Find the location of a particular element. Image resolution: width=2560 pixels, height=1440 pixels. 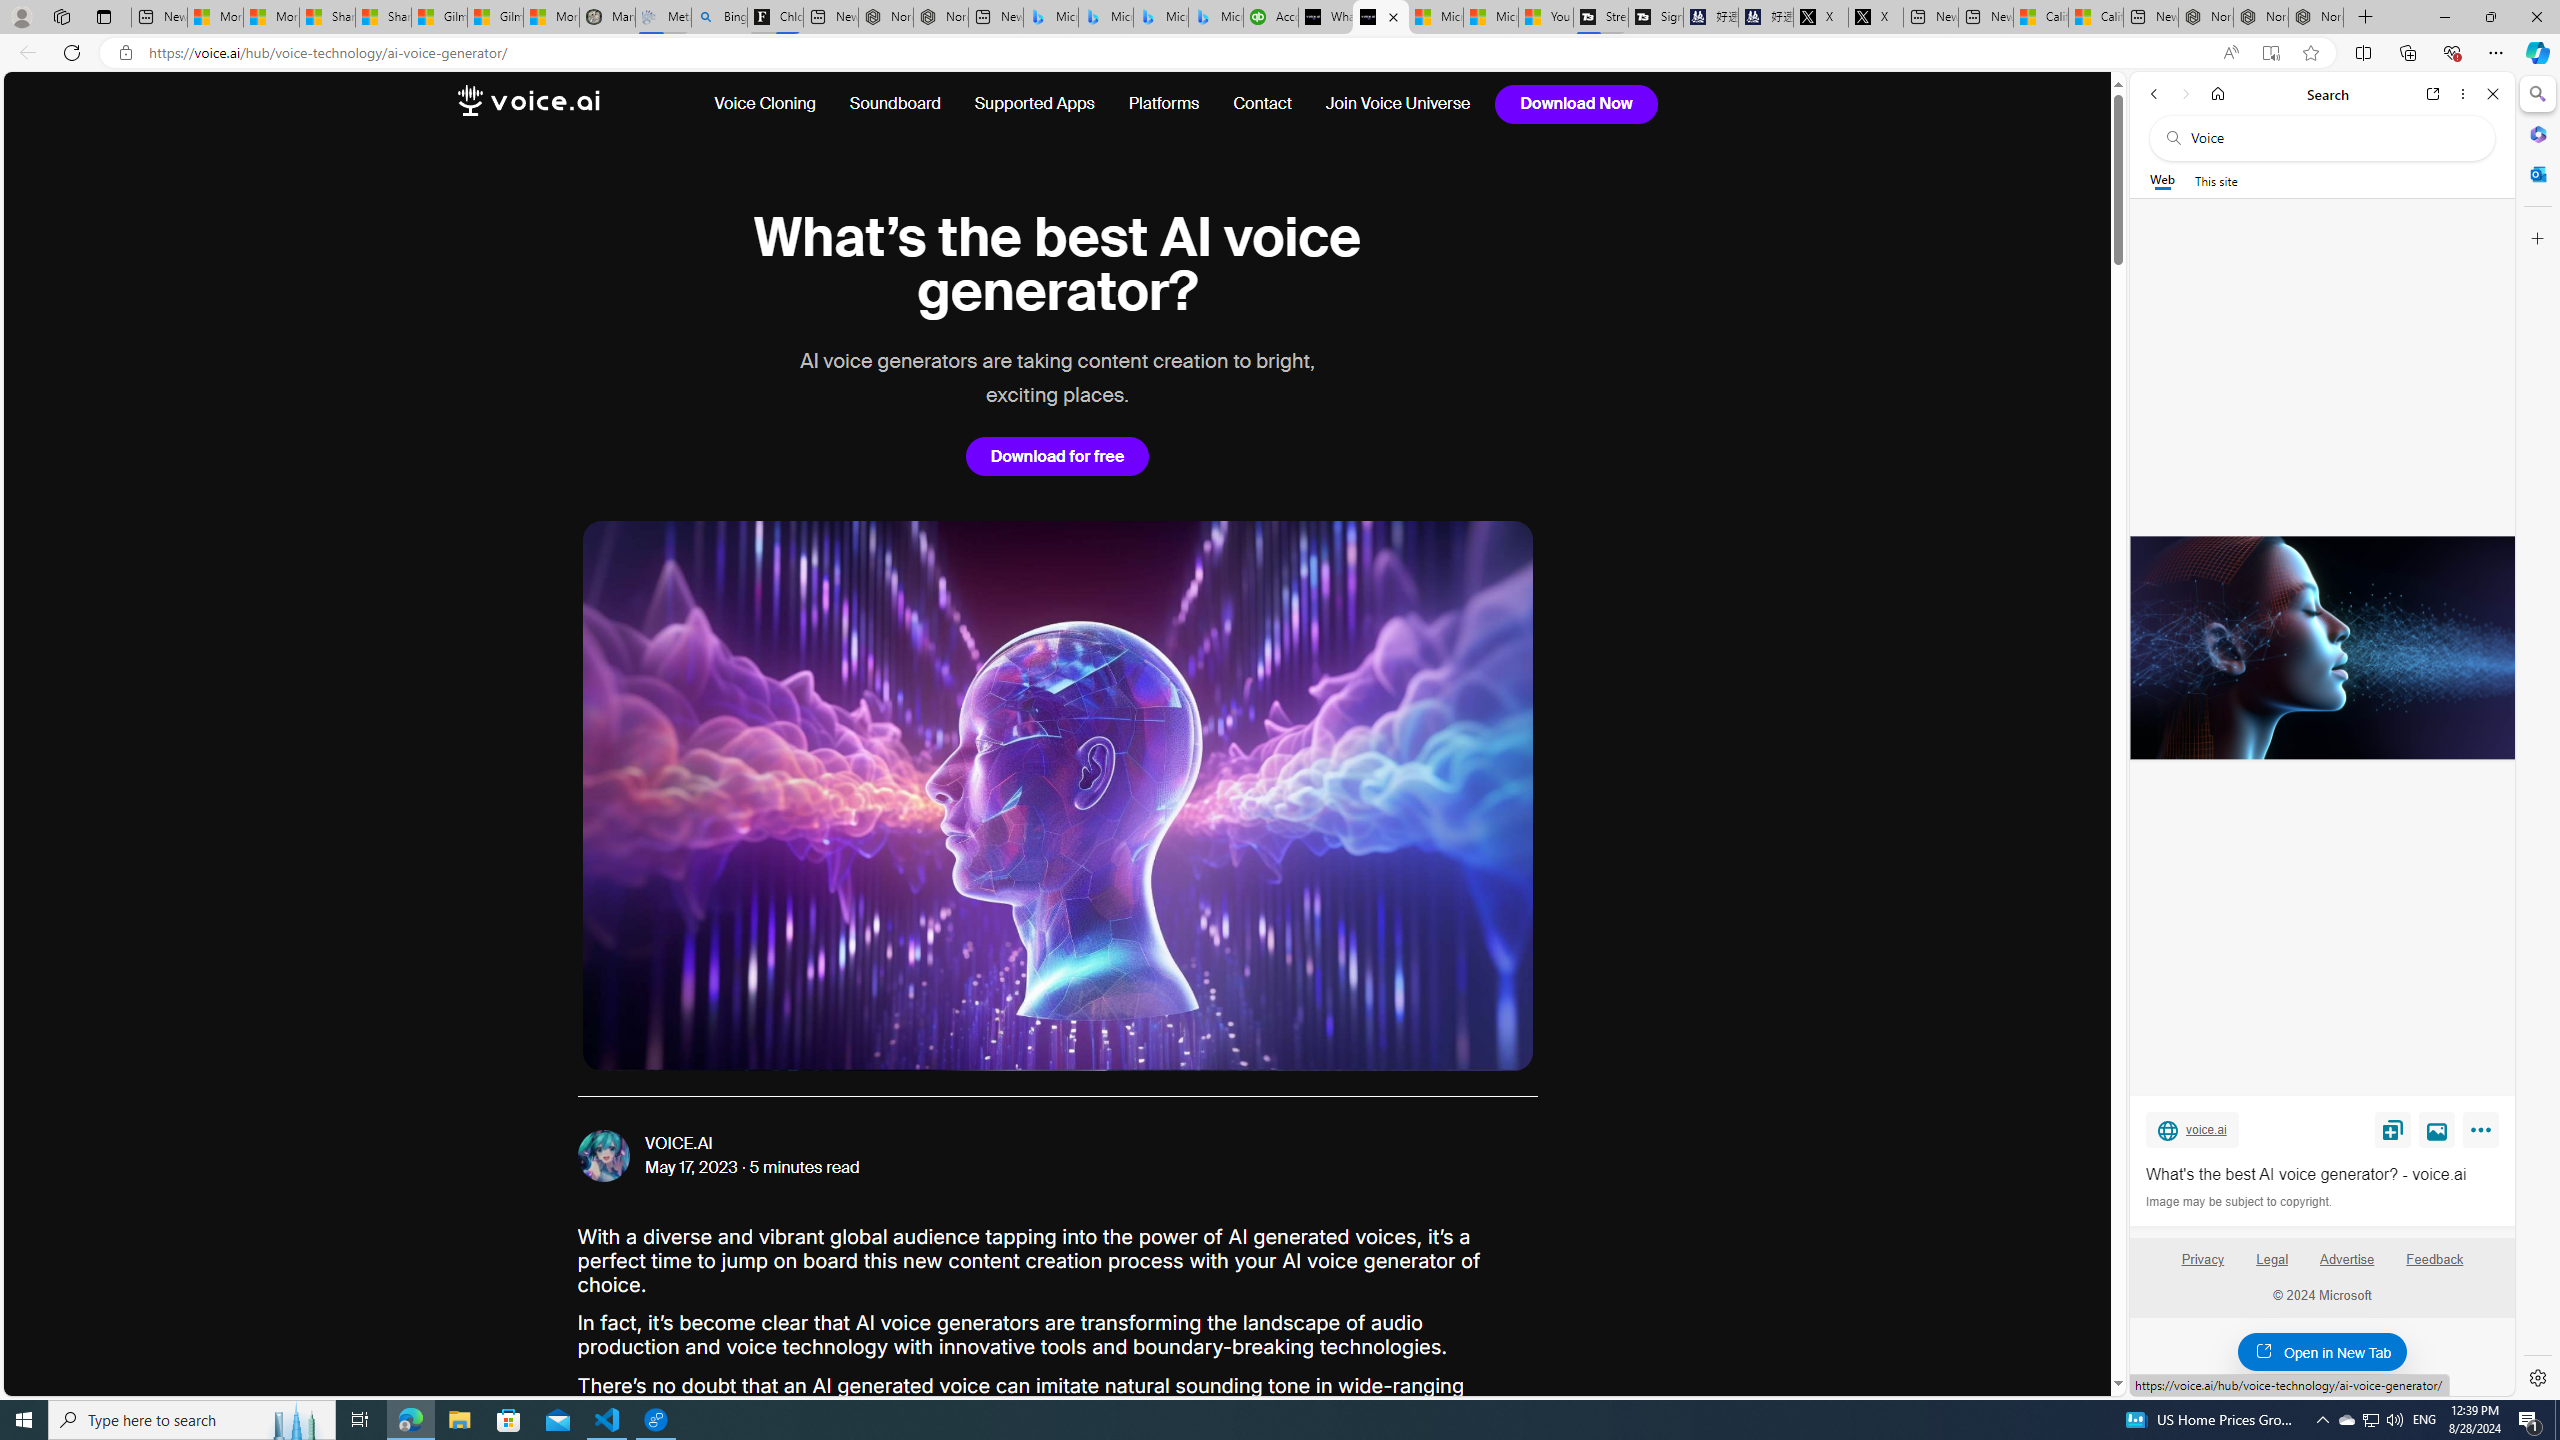

'Nordace Siena Pro 15 Backpack' is located at coordinates (2259, 16).